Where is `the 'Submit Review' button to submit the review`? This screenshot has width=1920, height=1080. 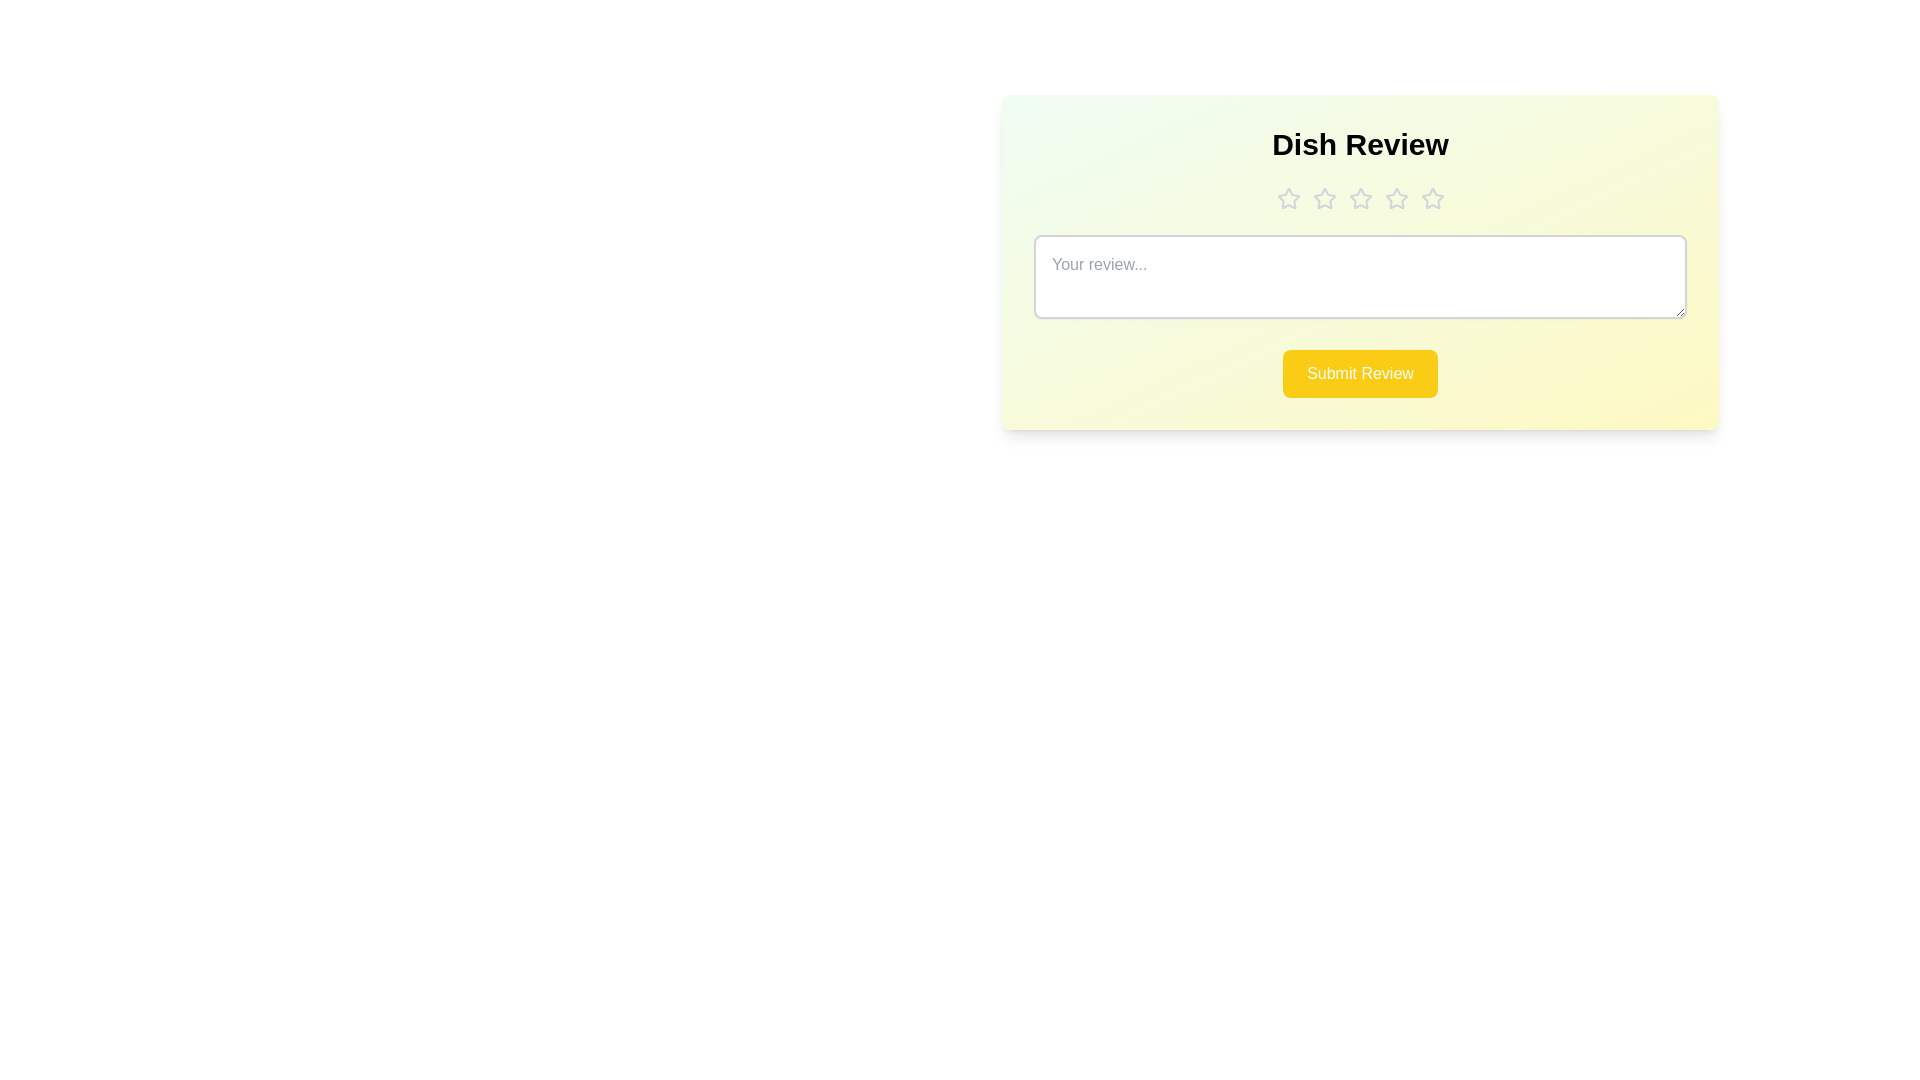
the 'Submit Review' button to submit the review is located at coordinates (1359, 374).